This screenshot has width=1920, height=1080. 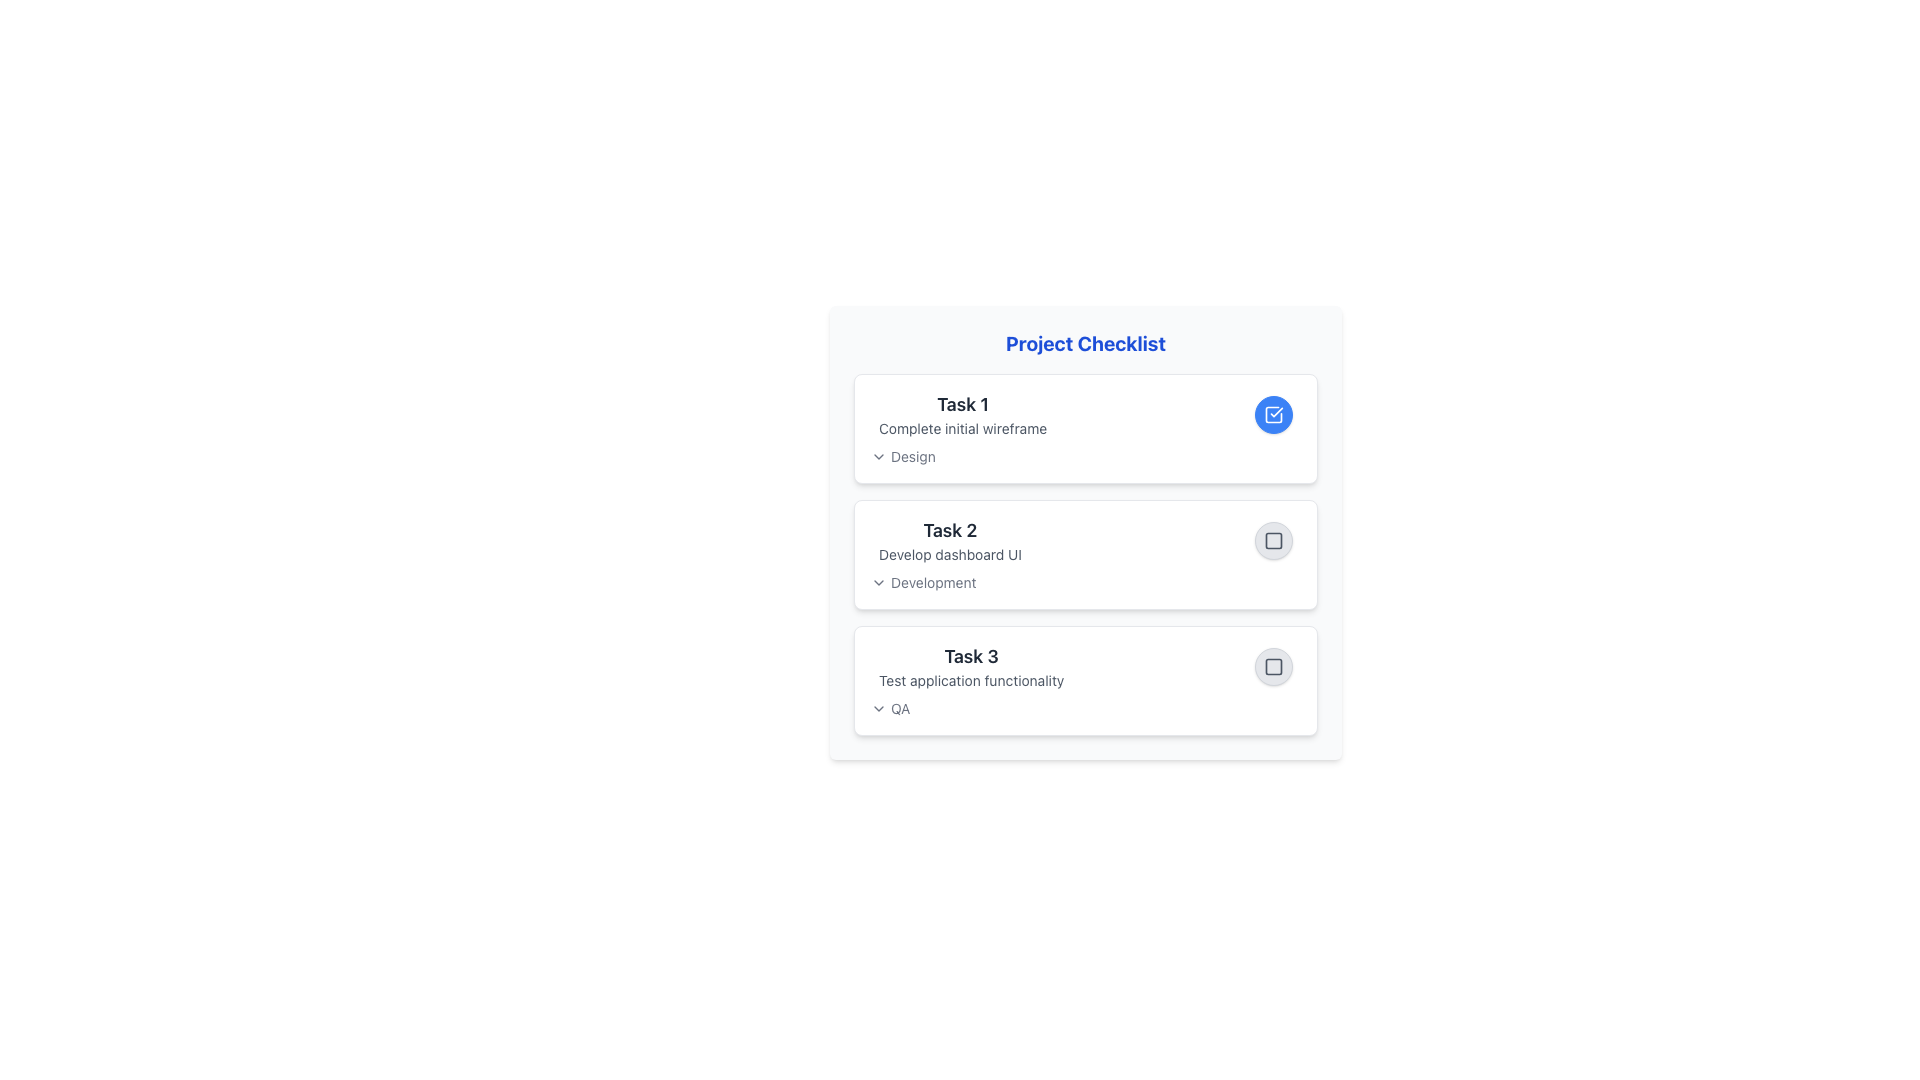 What do you see at coordinates (949, 529) in the screenshot?
I see `text label 'Task 2' displayed in bold above the description in the checklist interface` at bounding box center [949, 529].